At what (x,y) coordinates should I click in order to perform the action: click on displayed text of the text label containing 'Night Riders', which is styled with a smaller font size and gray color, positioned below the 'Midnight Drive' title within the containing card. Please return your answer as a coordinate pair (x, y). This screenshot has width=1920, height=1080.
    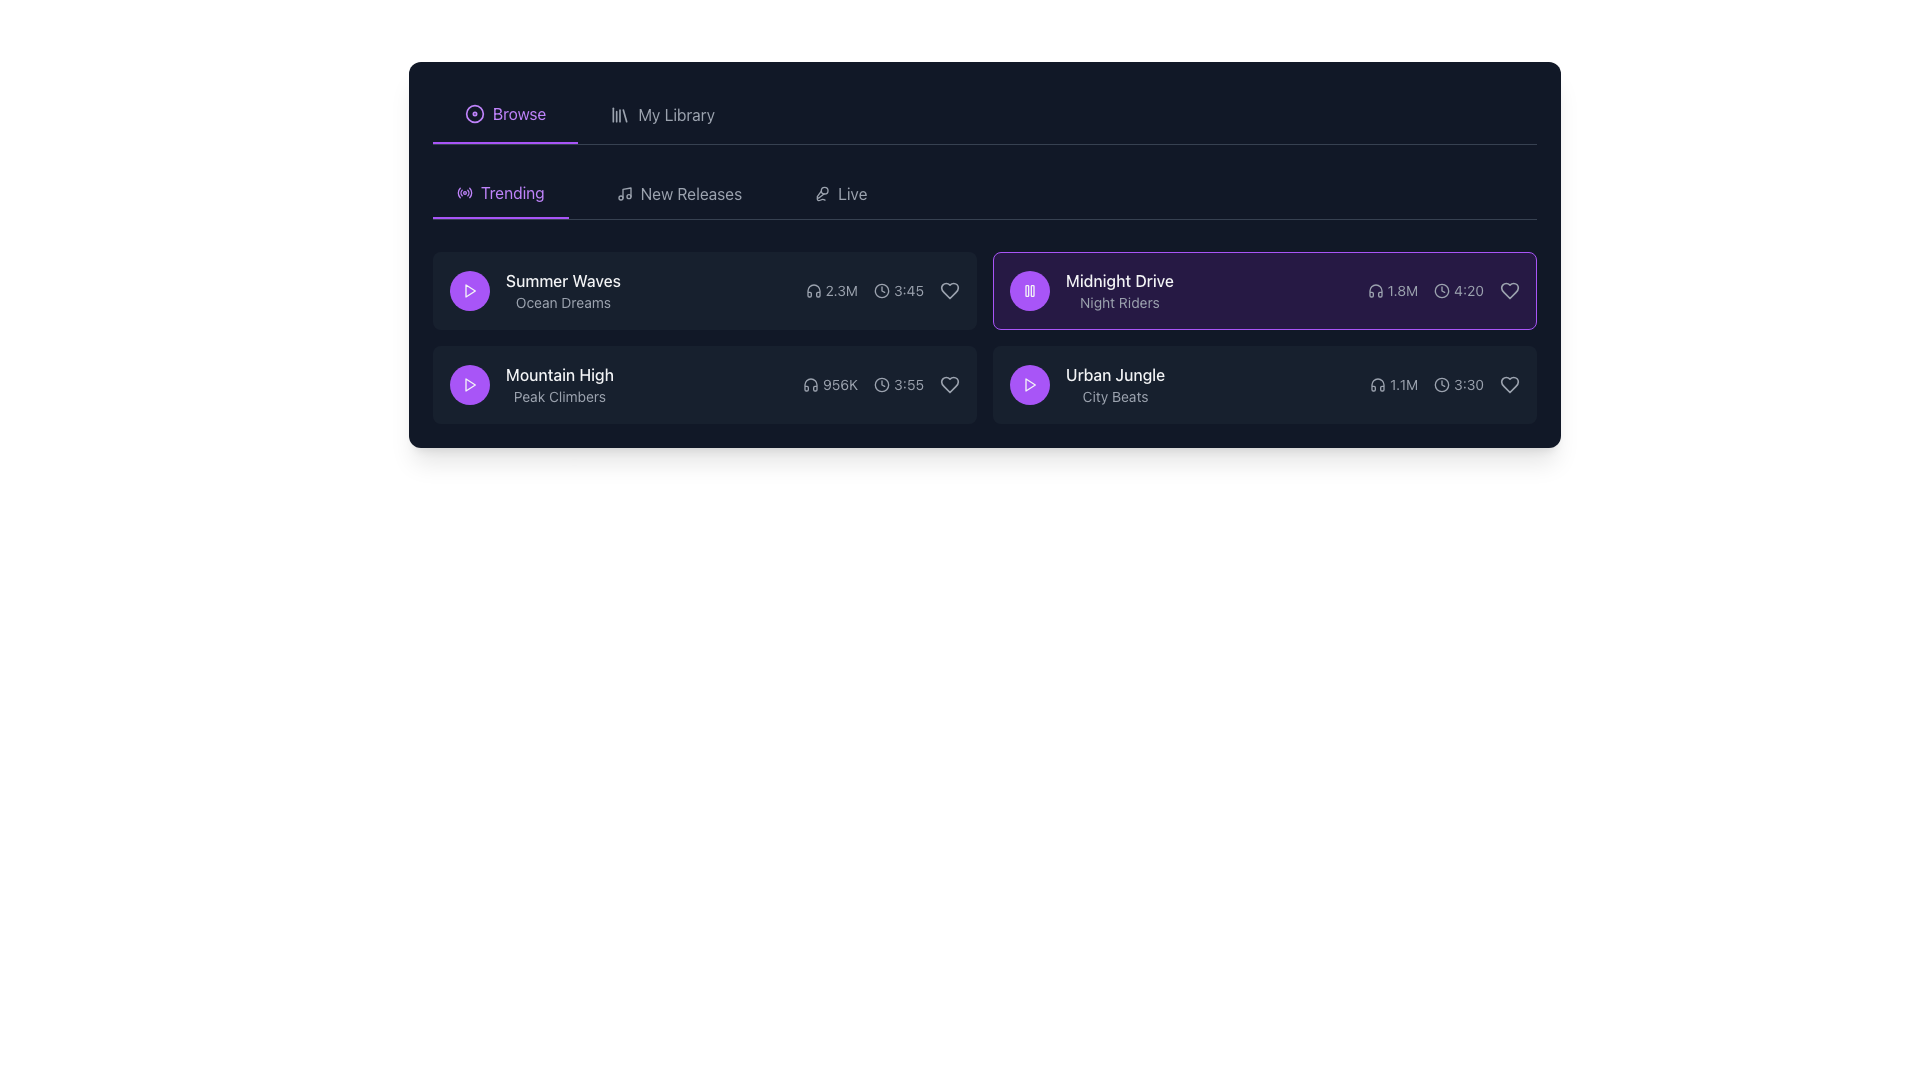
    Looking at the image, I should click on (1118, 303).